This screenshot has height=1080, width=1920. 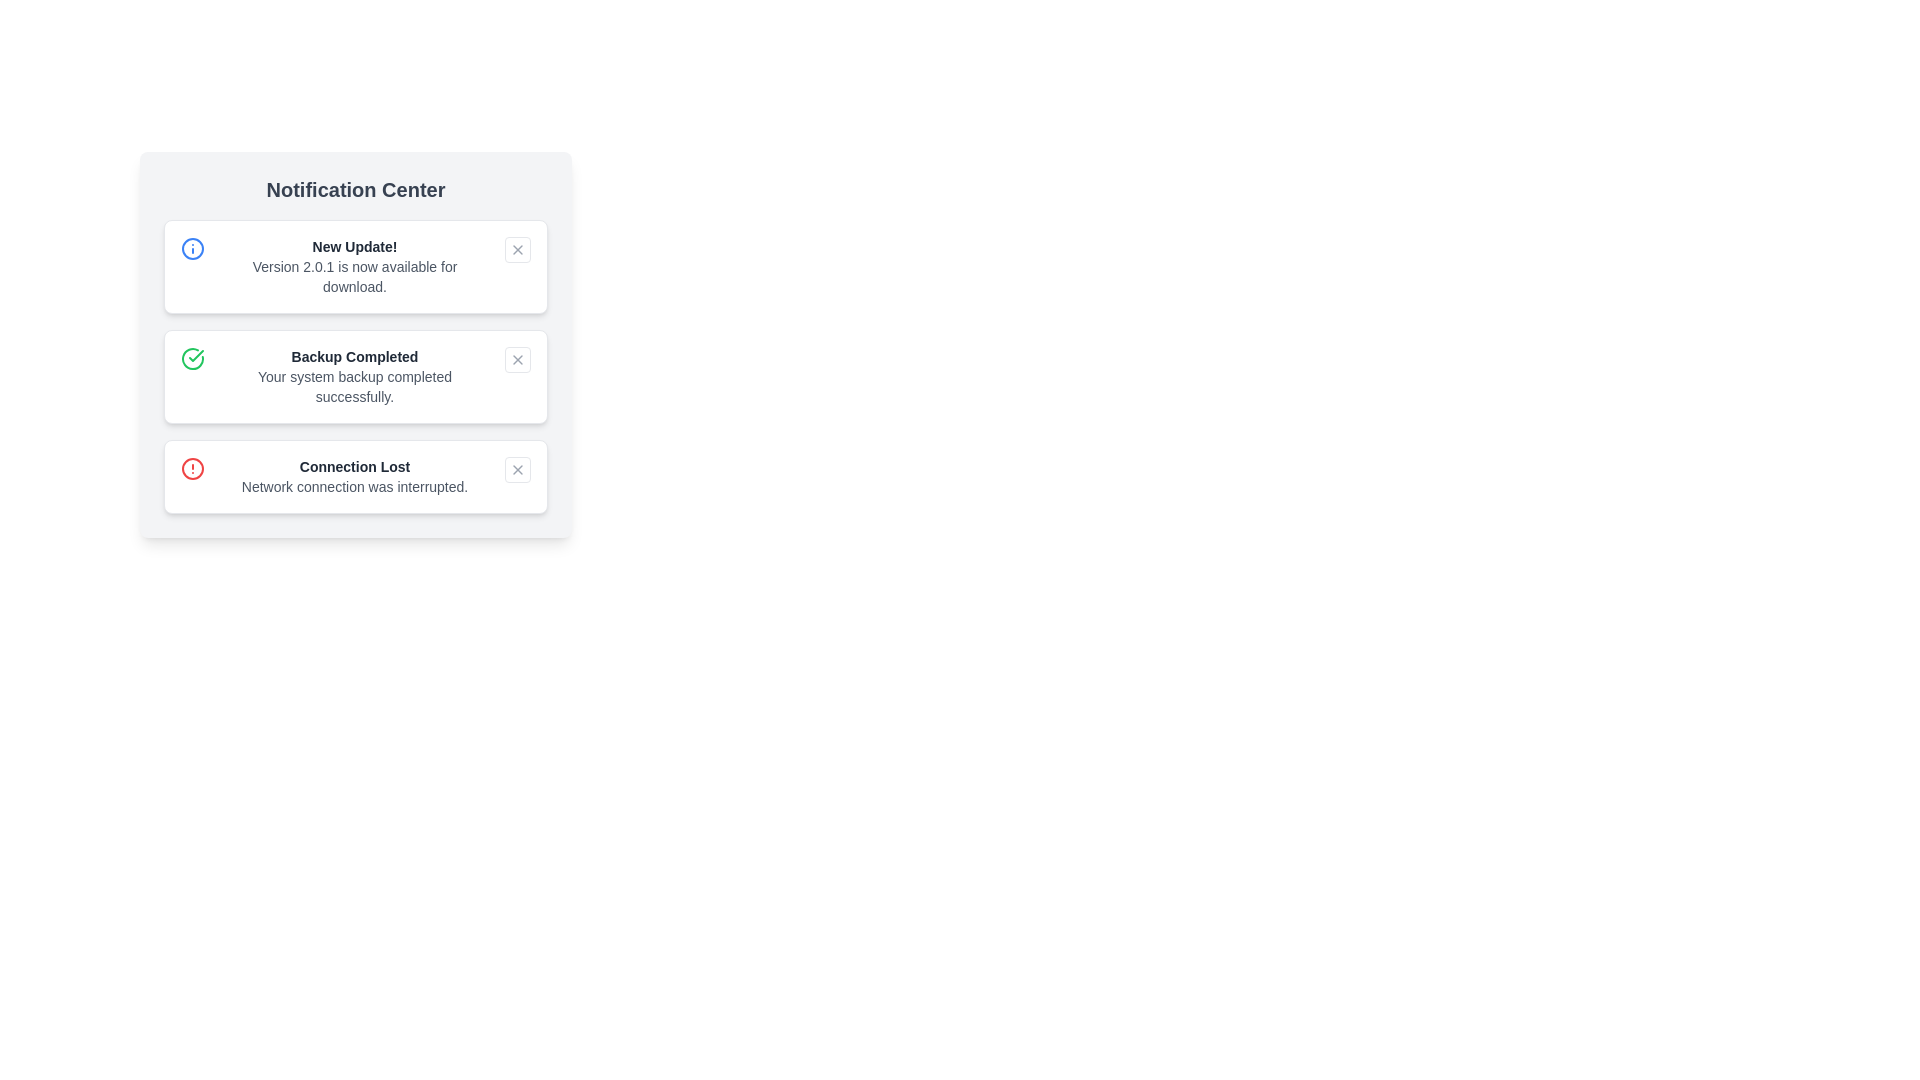 I want to click on the notification status, so click(x=355, y=466).